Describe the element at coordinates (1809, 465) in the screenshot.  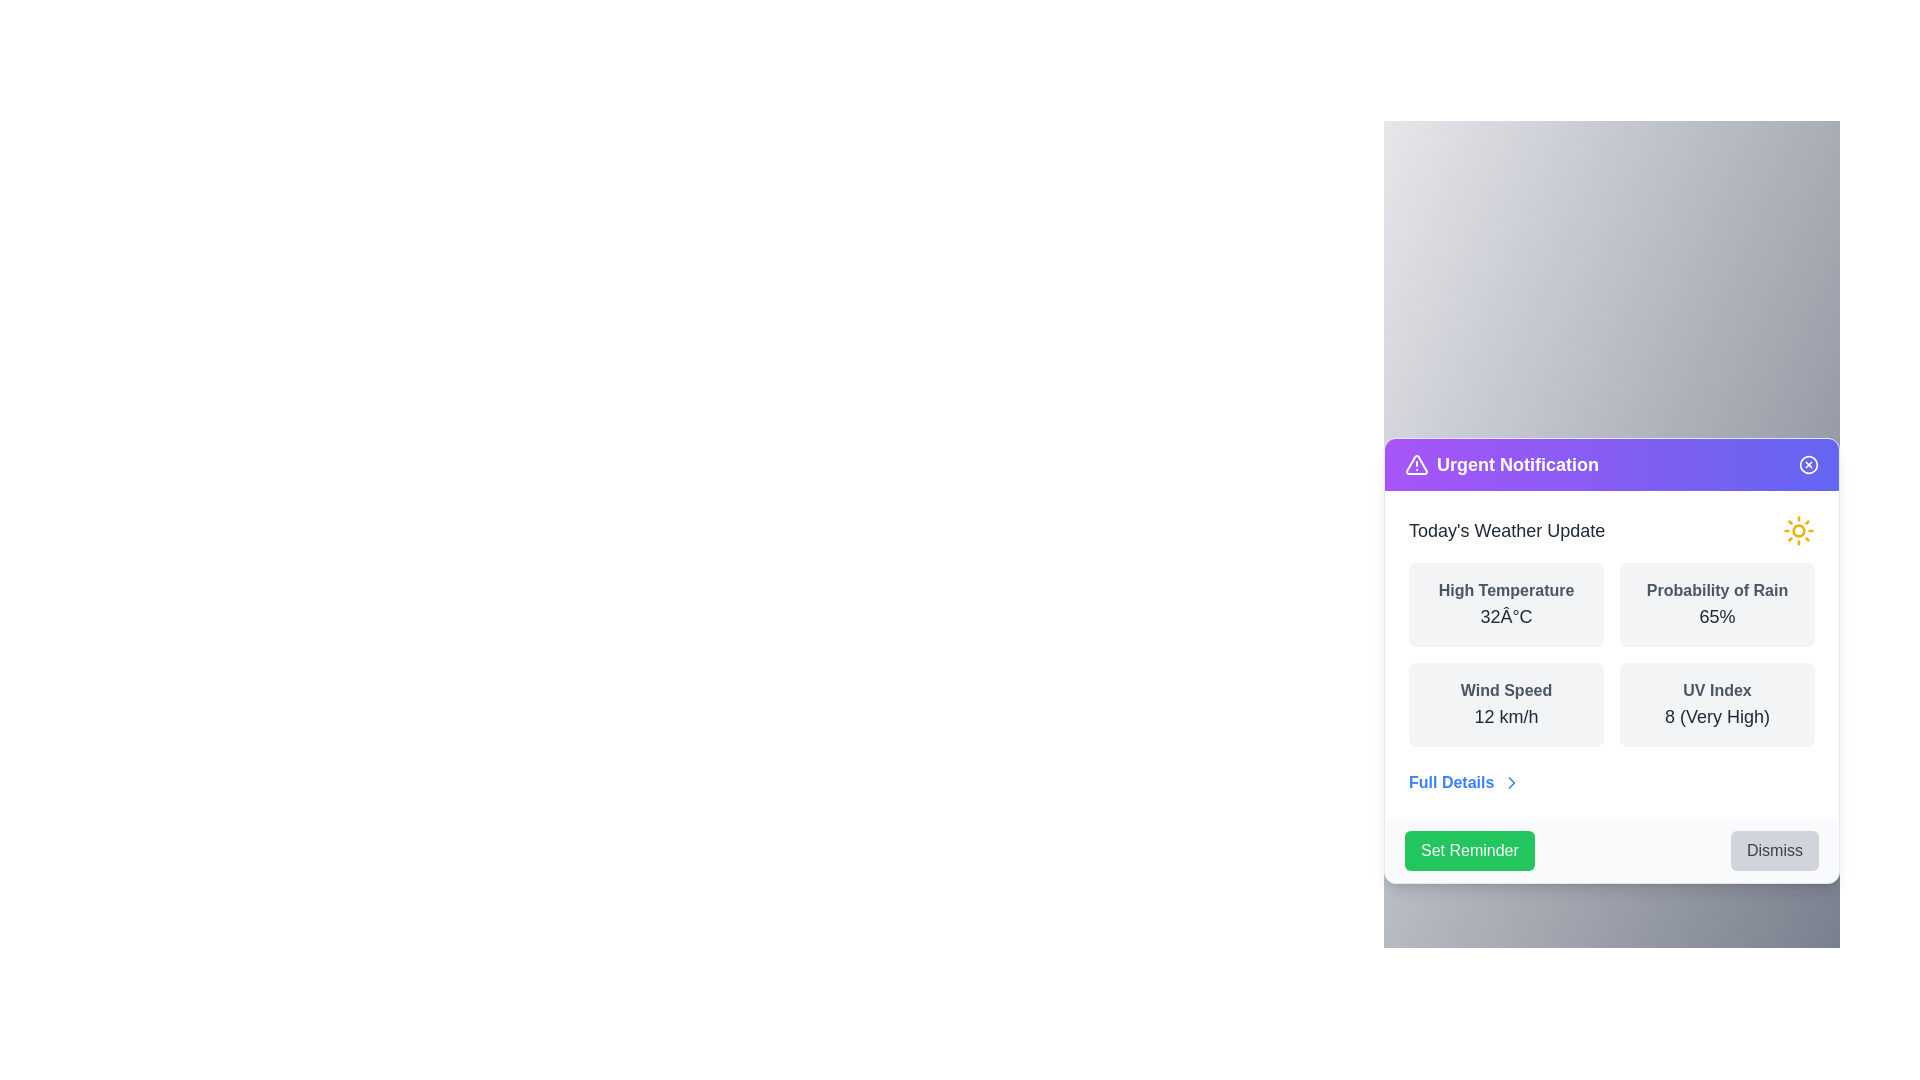
I see `the close button on the far right of the notification bar` at that location.